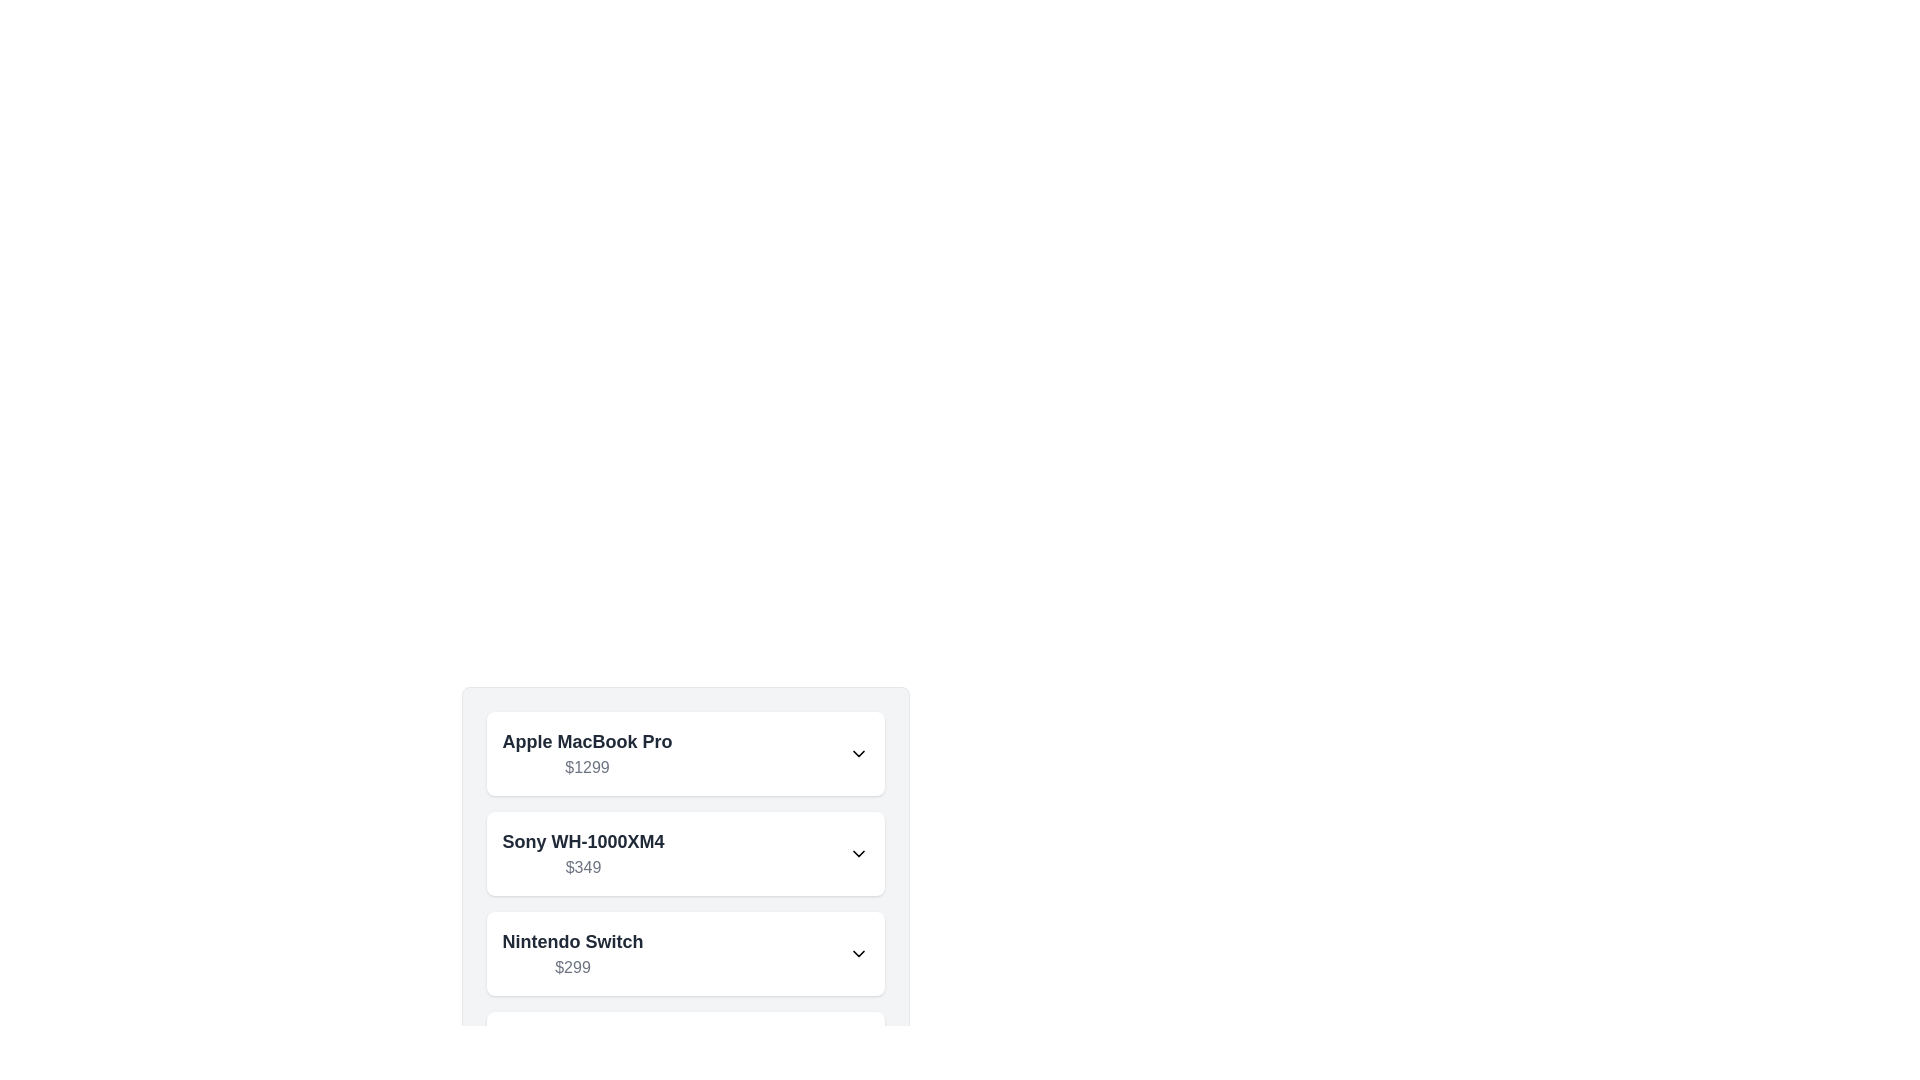 The width and height of the screenshot is (1920, 1080). What do you see at coordinates (582, 866) in the screenshot?
I see `the text label displaying the price '$349', which is styled with a gray font color and is located beneath the product title 'Sony WH-1000XM4'` at bounding box center [582, 866].